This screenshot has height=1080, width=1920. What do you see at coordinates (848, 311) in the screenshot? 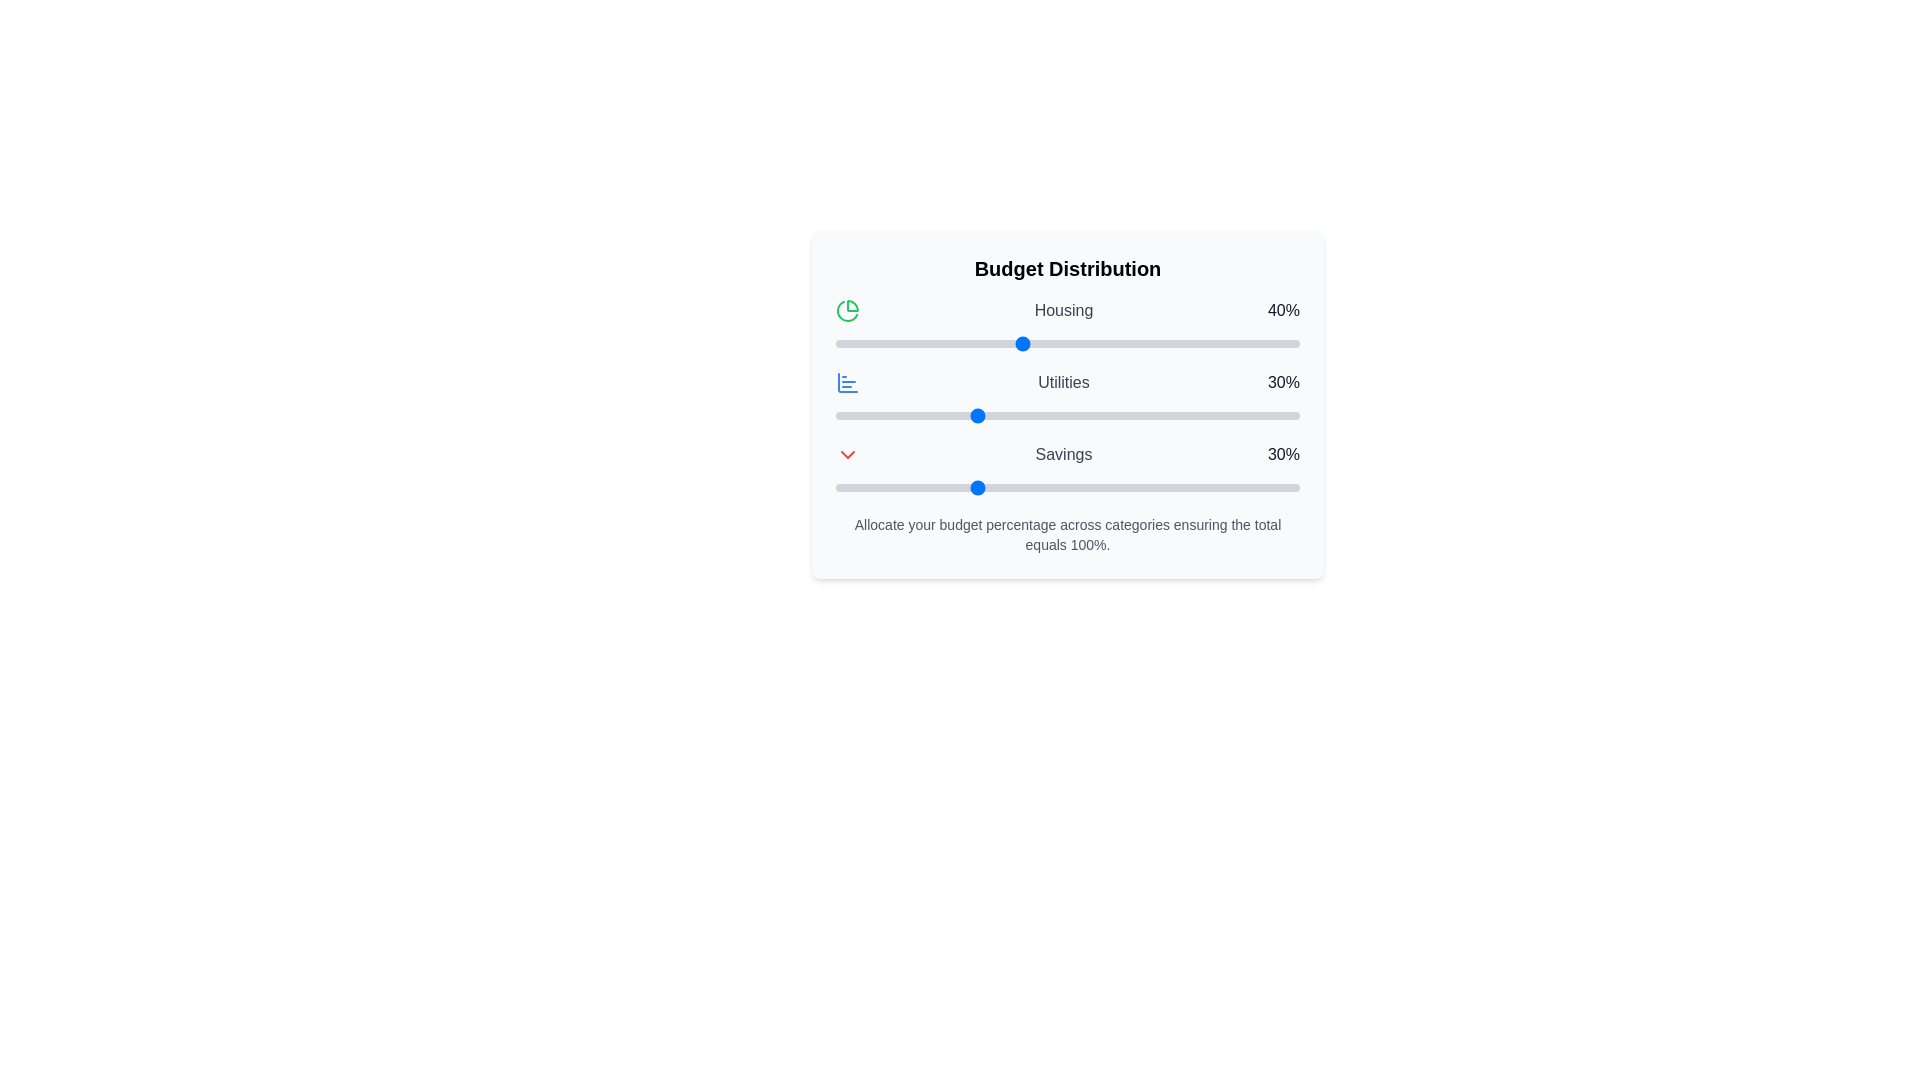
I see `the icon representing data visualization for the housing budget category, located on the leftmost part of the 'Housing' row within the 'Budget Distribution' card` at bounding box center [848, 311].